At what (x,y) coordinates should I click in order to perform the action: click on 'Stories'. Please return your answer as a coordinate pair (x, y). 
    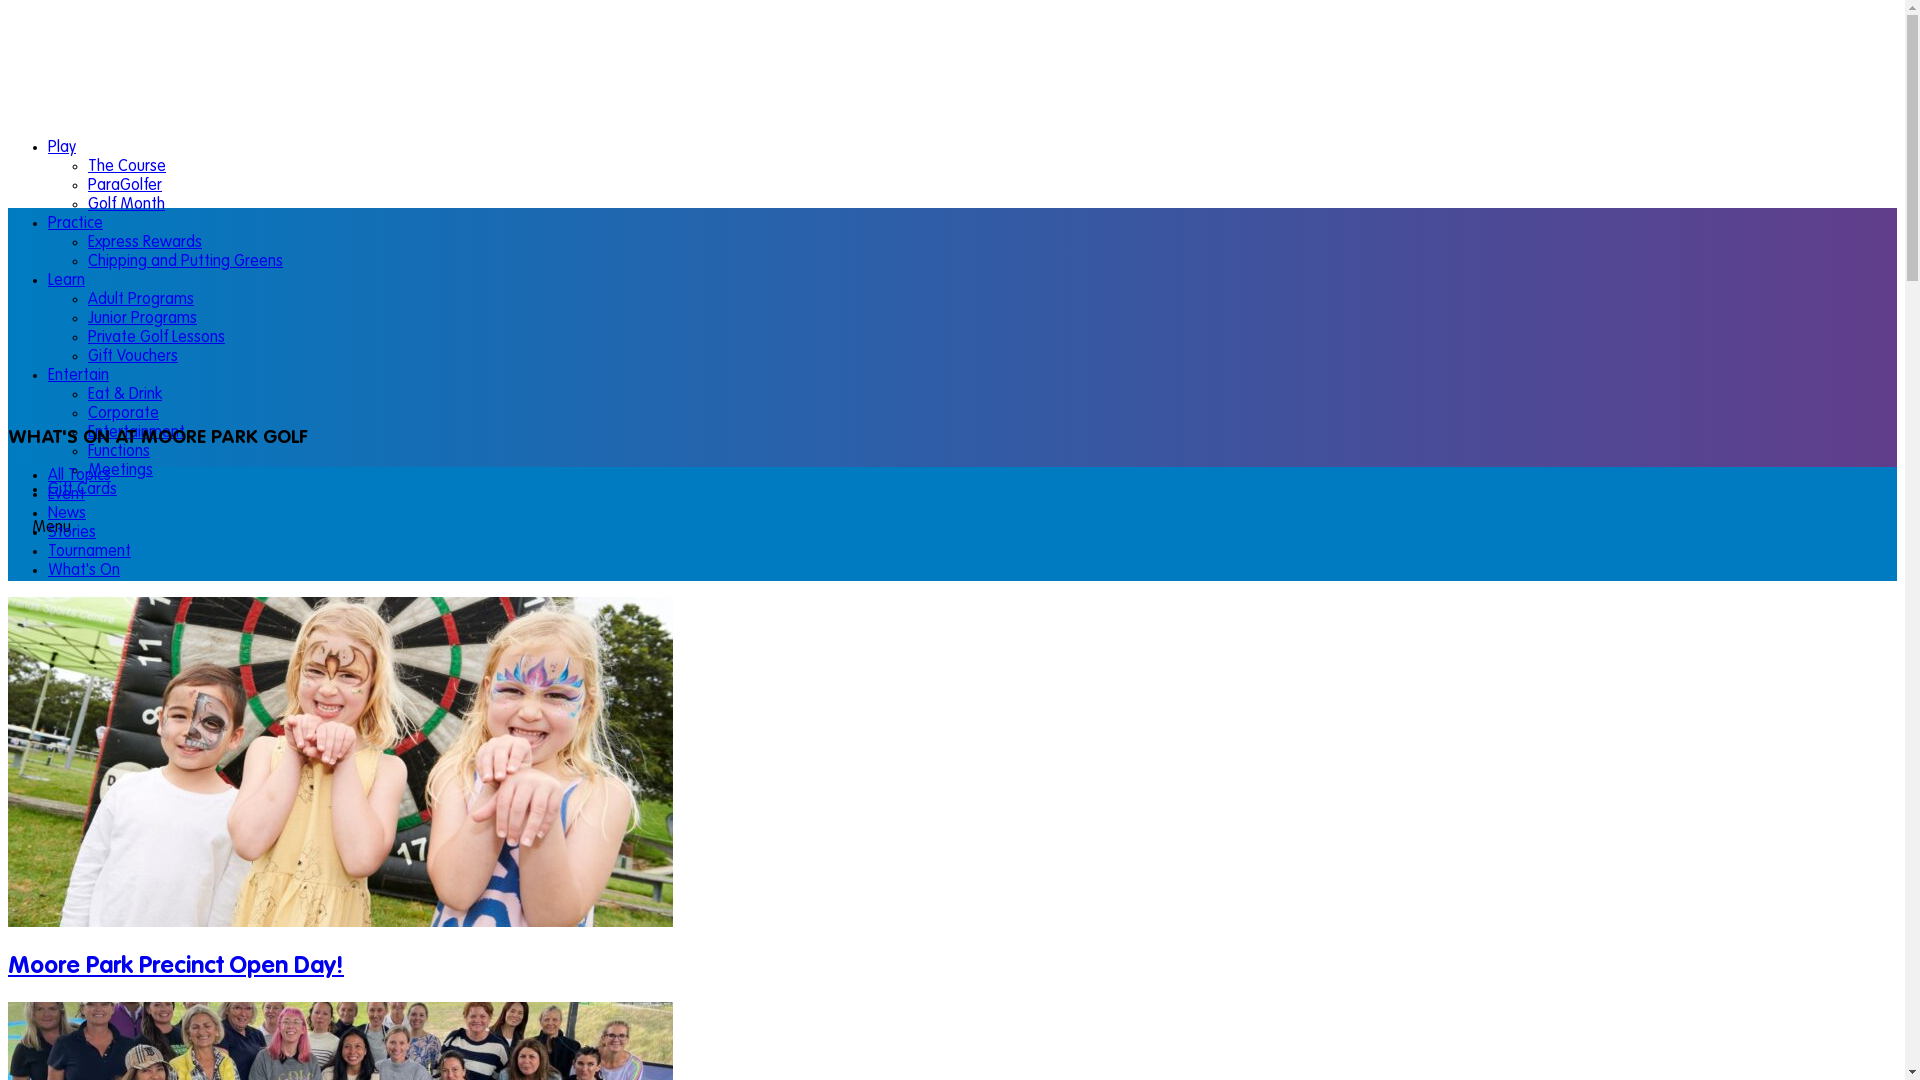
    Looking at the image, I should click on (48, 531).